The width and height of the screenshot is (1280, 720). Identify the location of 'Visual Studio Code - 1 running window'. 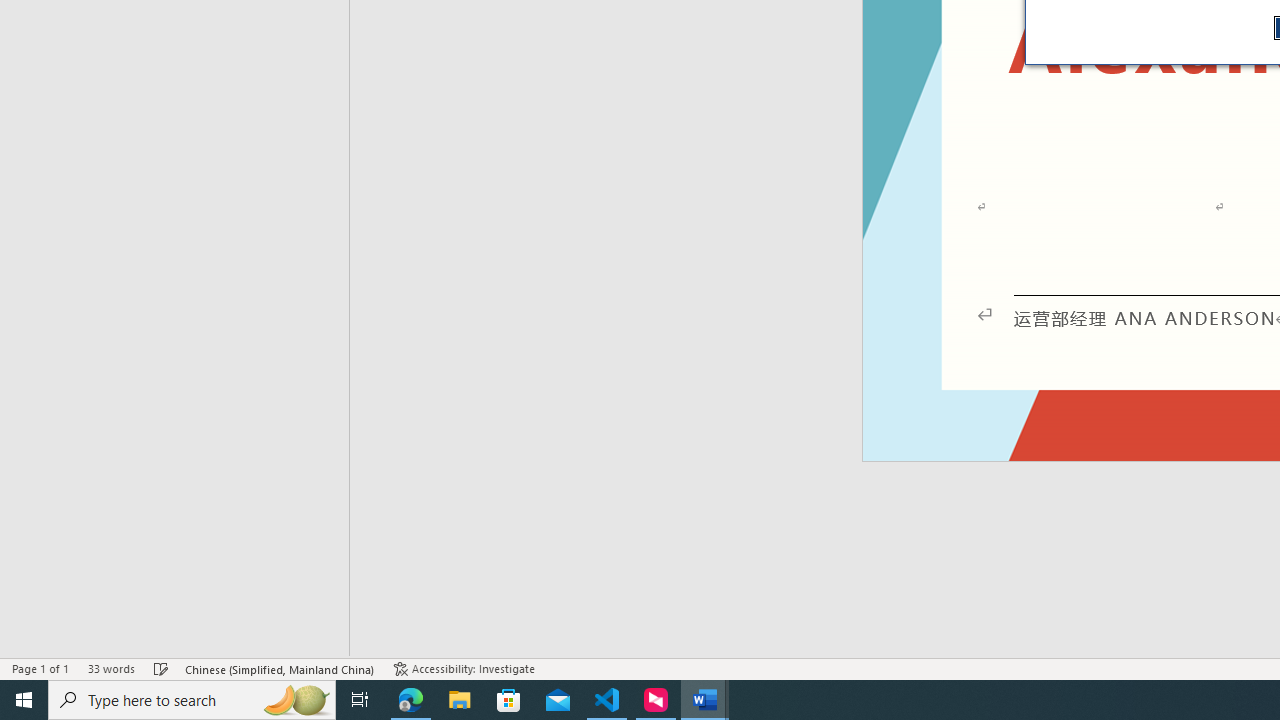
(606, 698).